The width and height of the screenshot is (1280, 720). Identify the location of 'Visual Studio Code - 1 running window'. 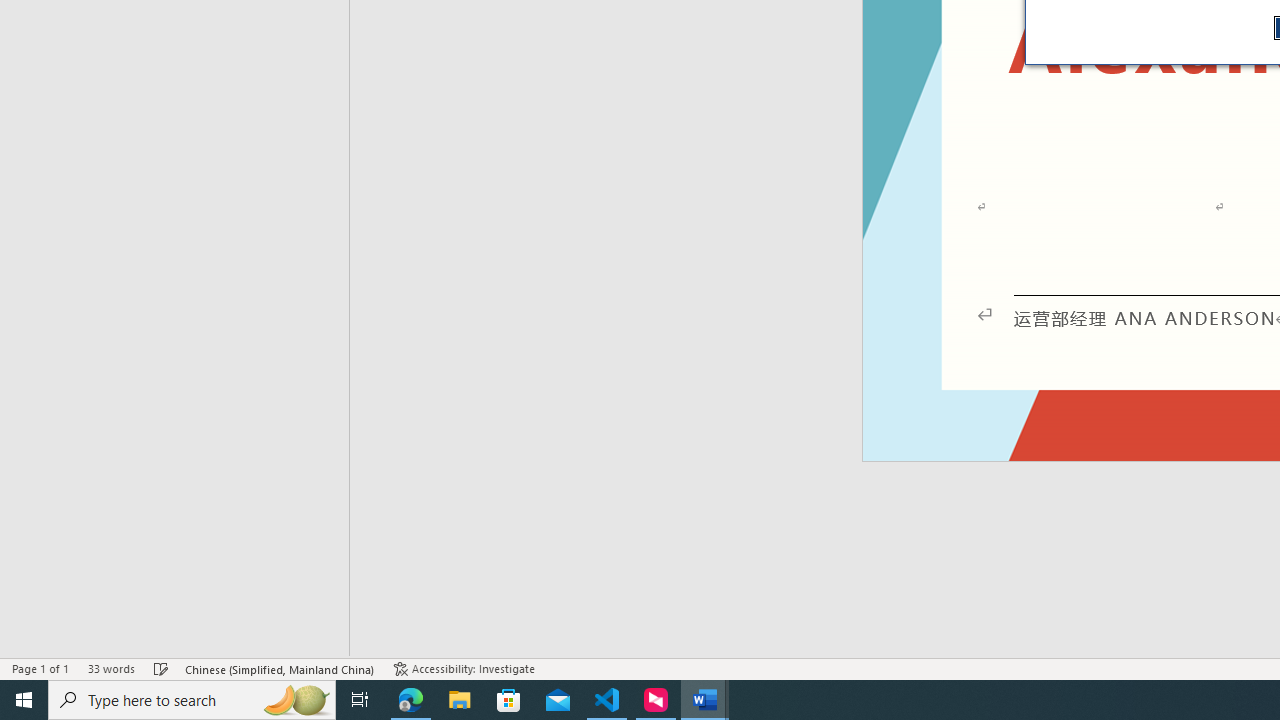
(606, 698).